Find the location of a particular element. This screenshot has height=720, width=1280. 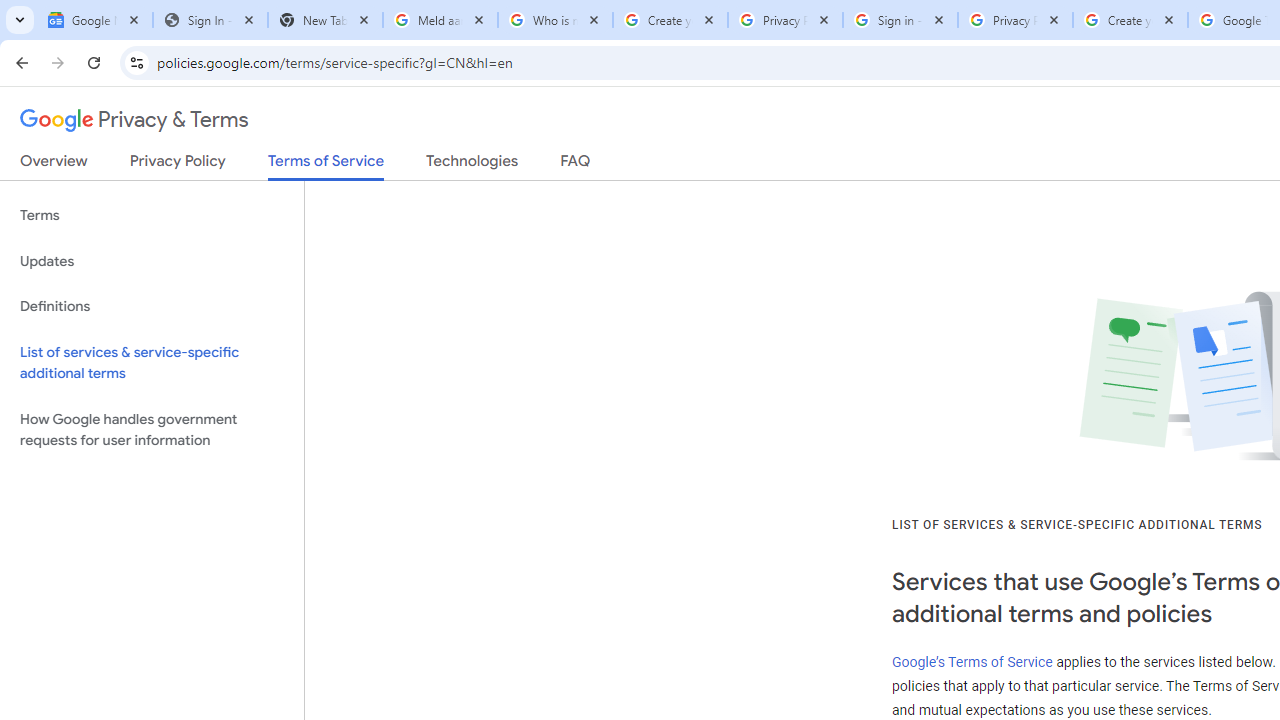

'Terms of Service' is located at coordinates (326, 165).